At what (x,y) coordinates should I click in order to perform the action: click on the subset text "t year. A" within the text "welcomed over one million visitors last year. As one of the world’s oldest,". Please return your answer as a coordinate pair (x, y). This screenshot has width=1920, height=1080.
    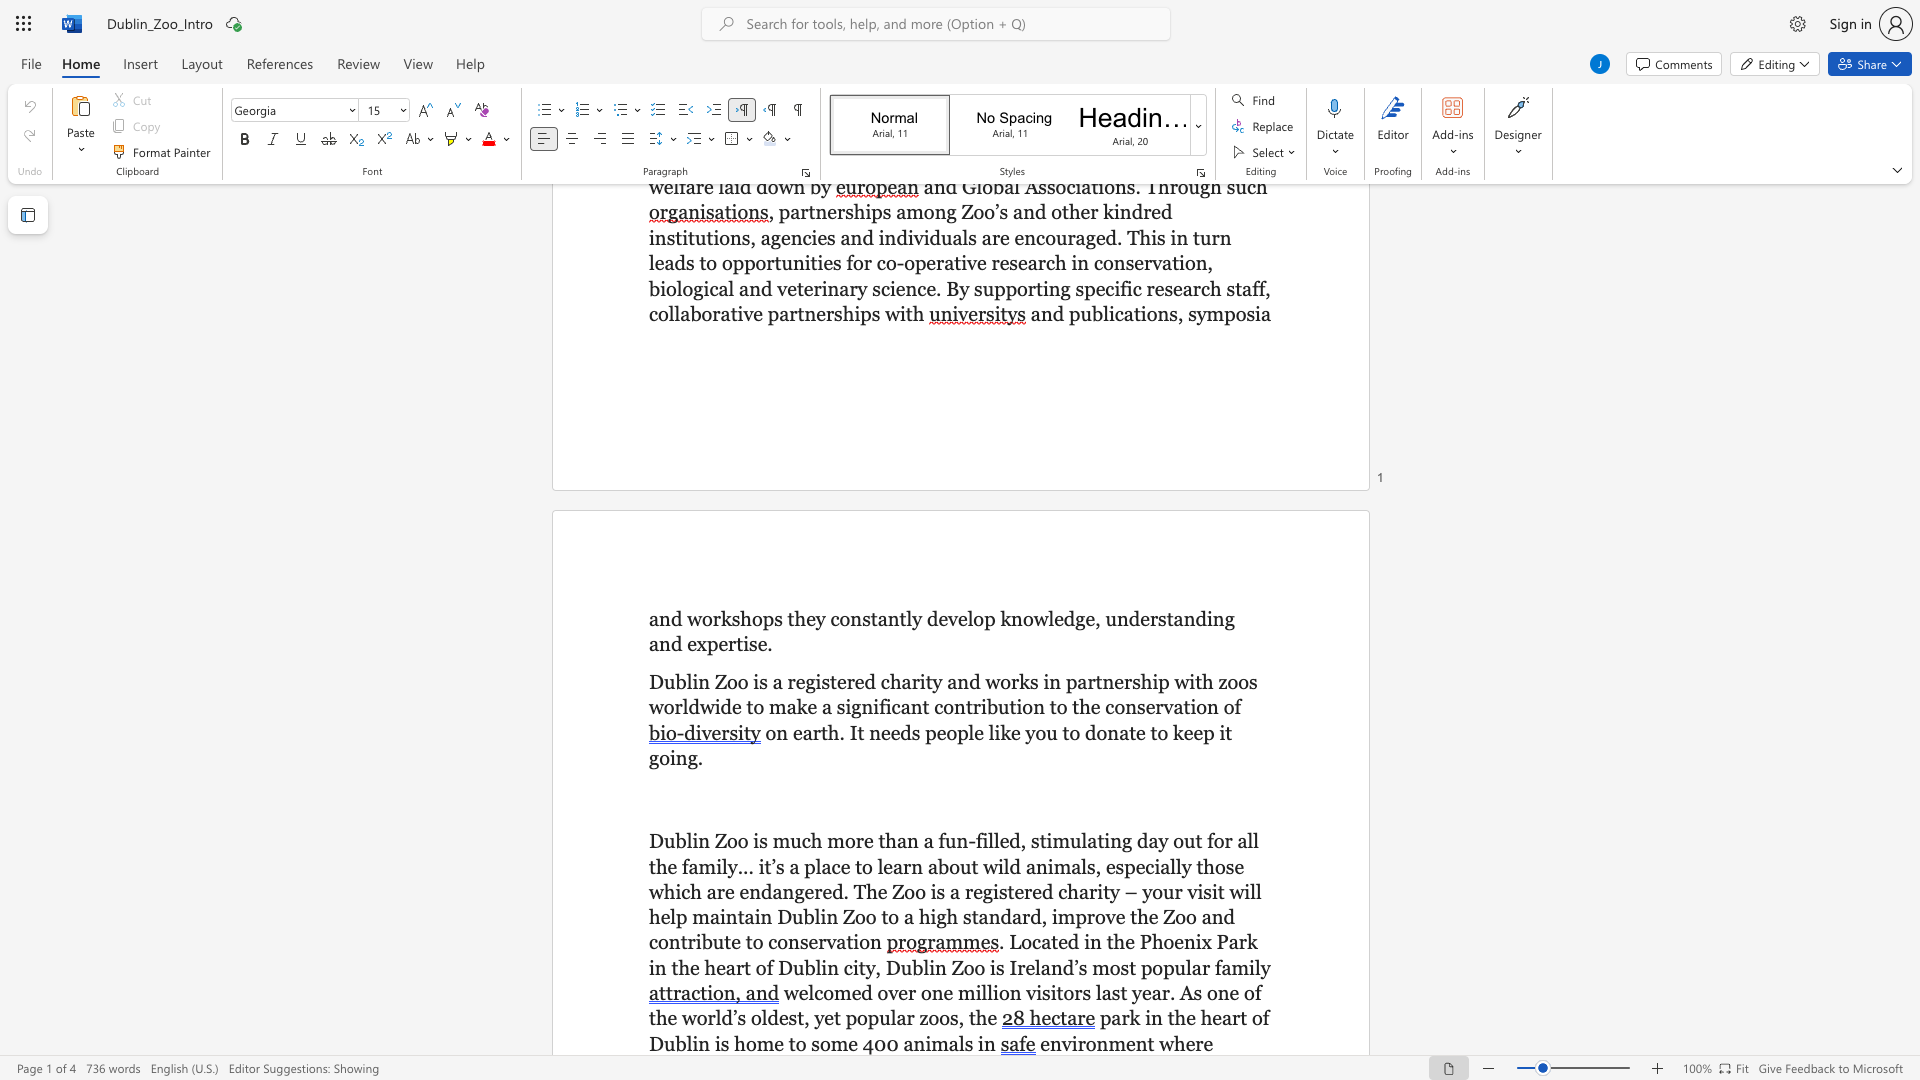
    Looking at the image, I should click on (1120, 992).